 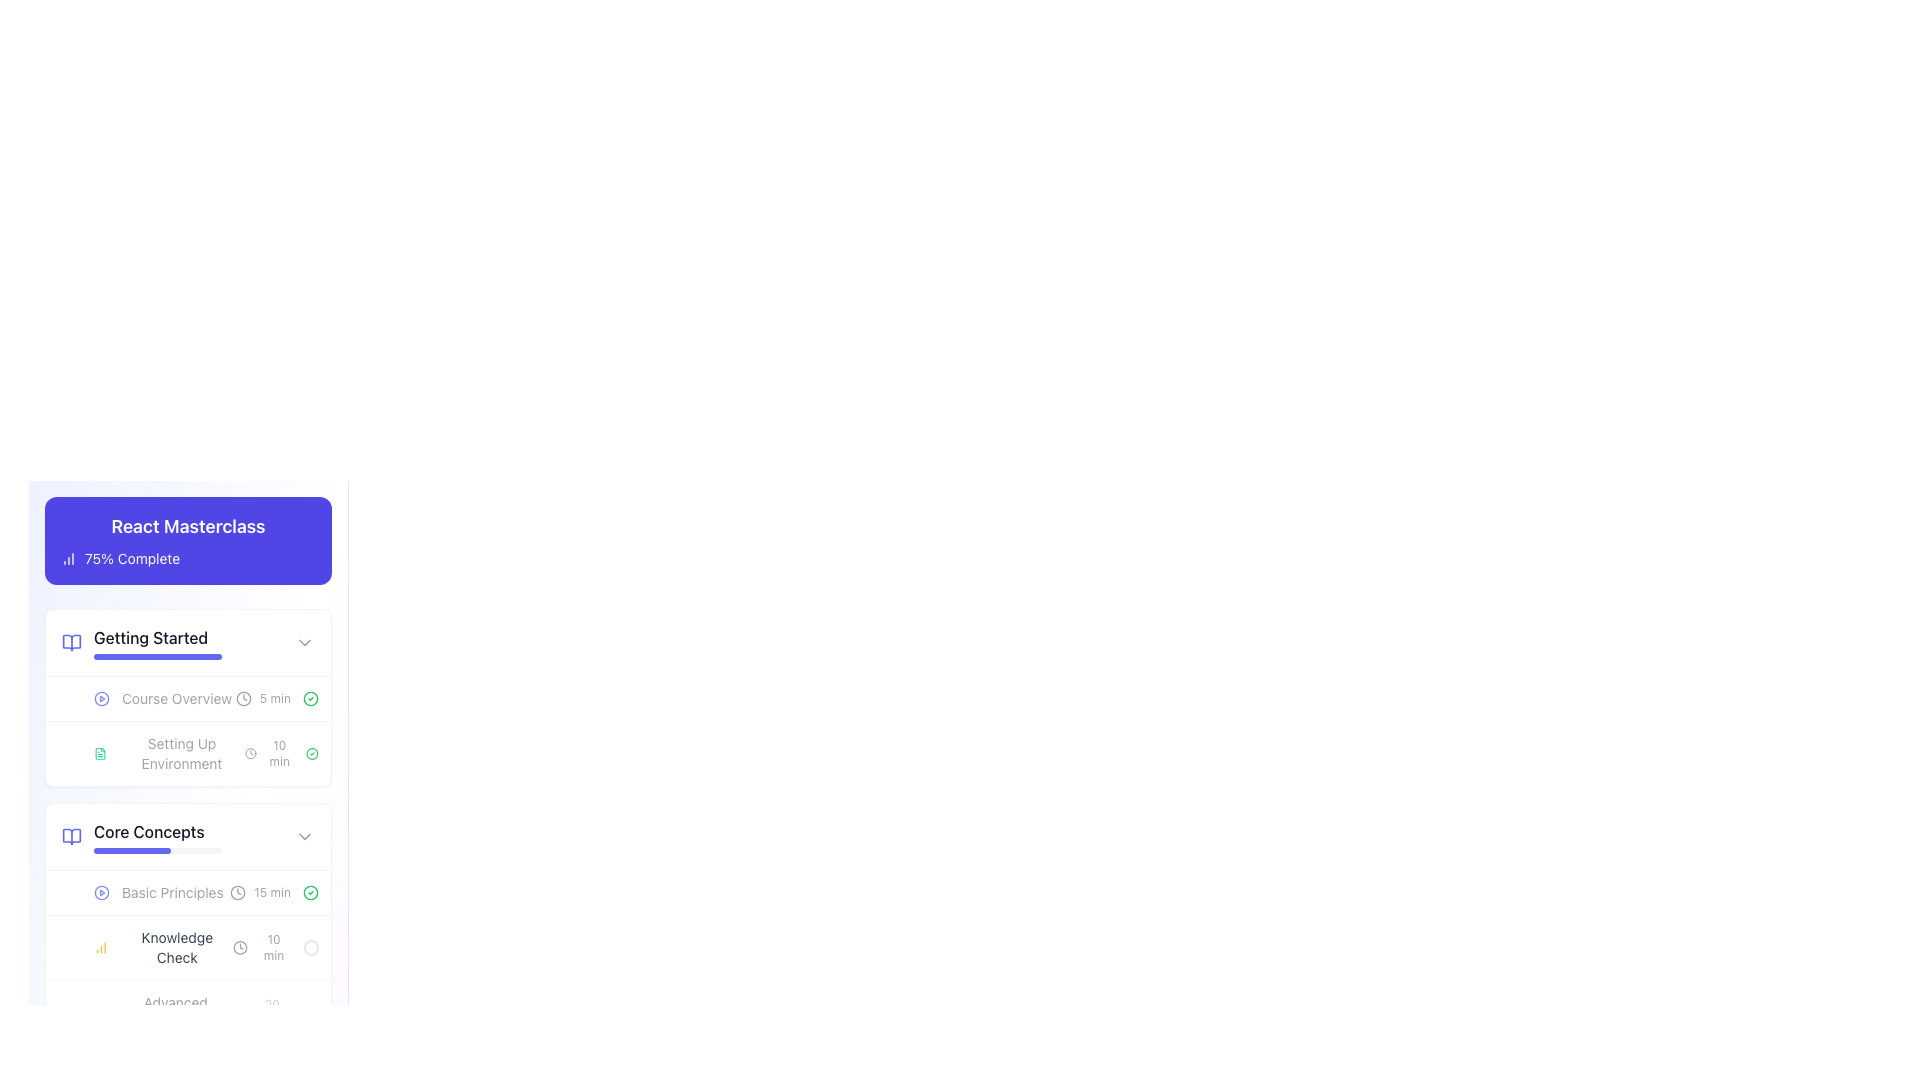 What do you see at coordinates (175, 1013) in the screenshot?
I see `the Text label indicating a section title under 'Core Concepts' in the left sidebar, positioned after the play button icon` at bounding box center [175, 1013].